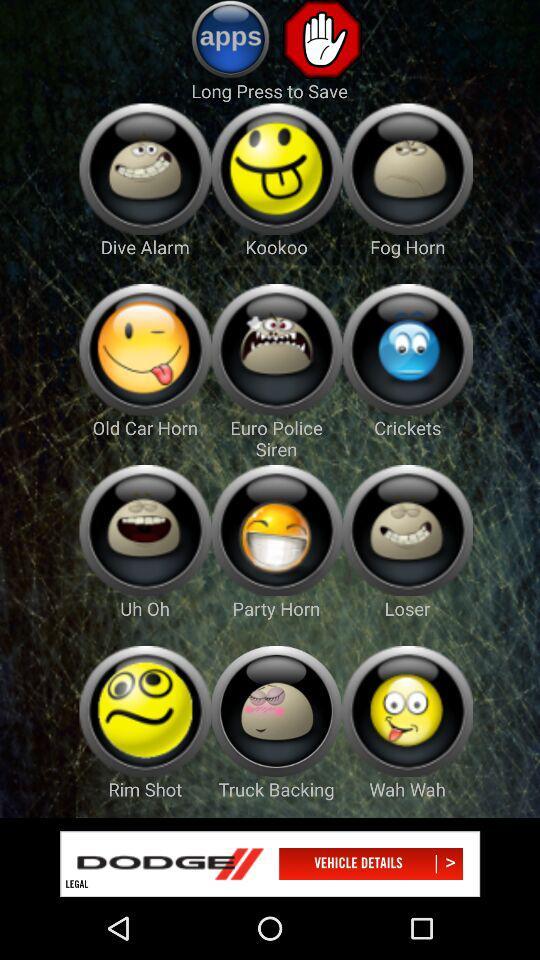 The width and height of the screenshot is (540, 960). I want to click on sound, so click(144, 168).